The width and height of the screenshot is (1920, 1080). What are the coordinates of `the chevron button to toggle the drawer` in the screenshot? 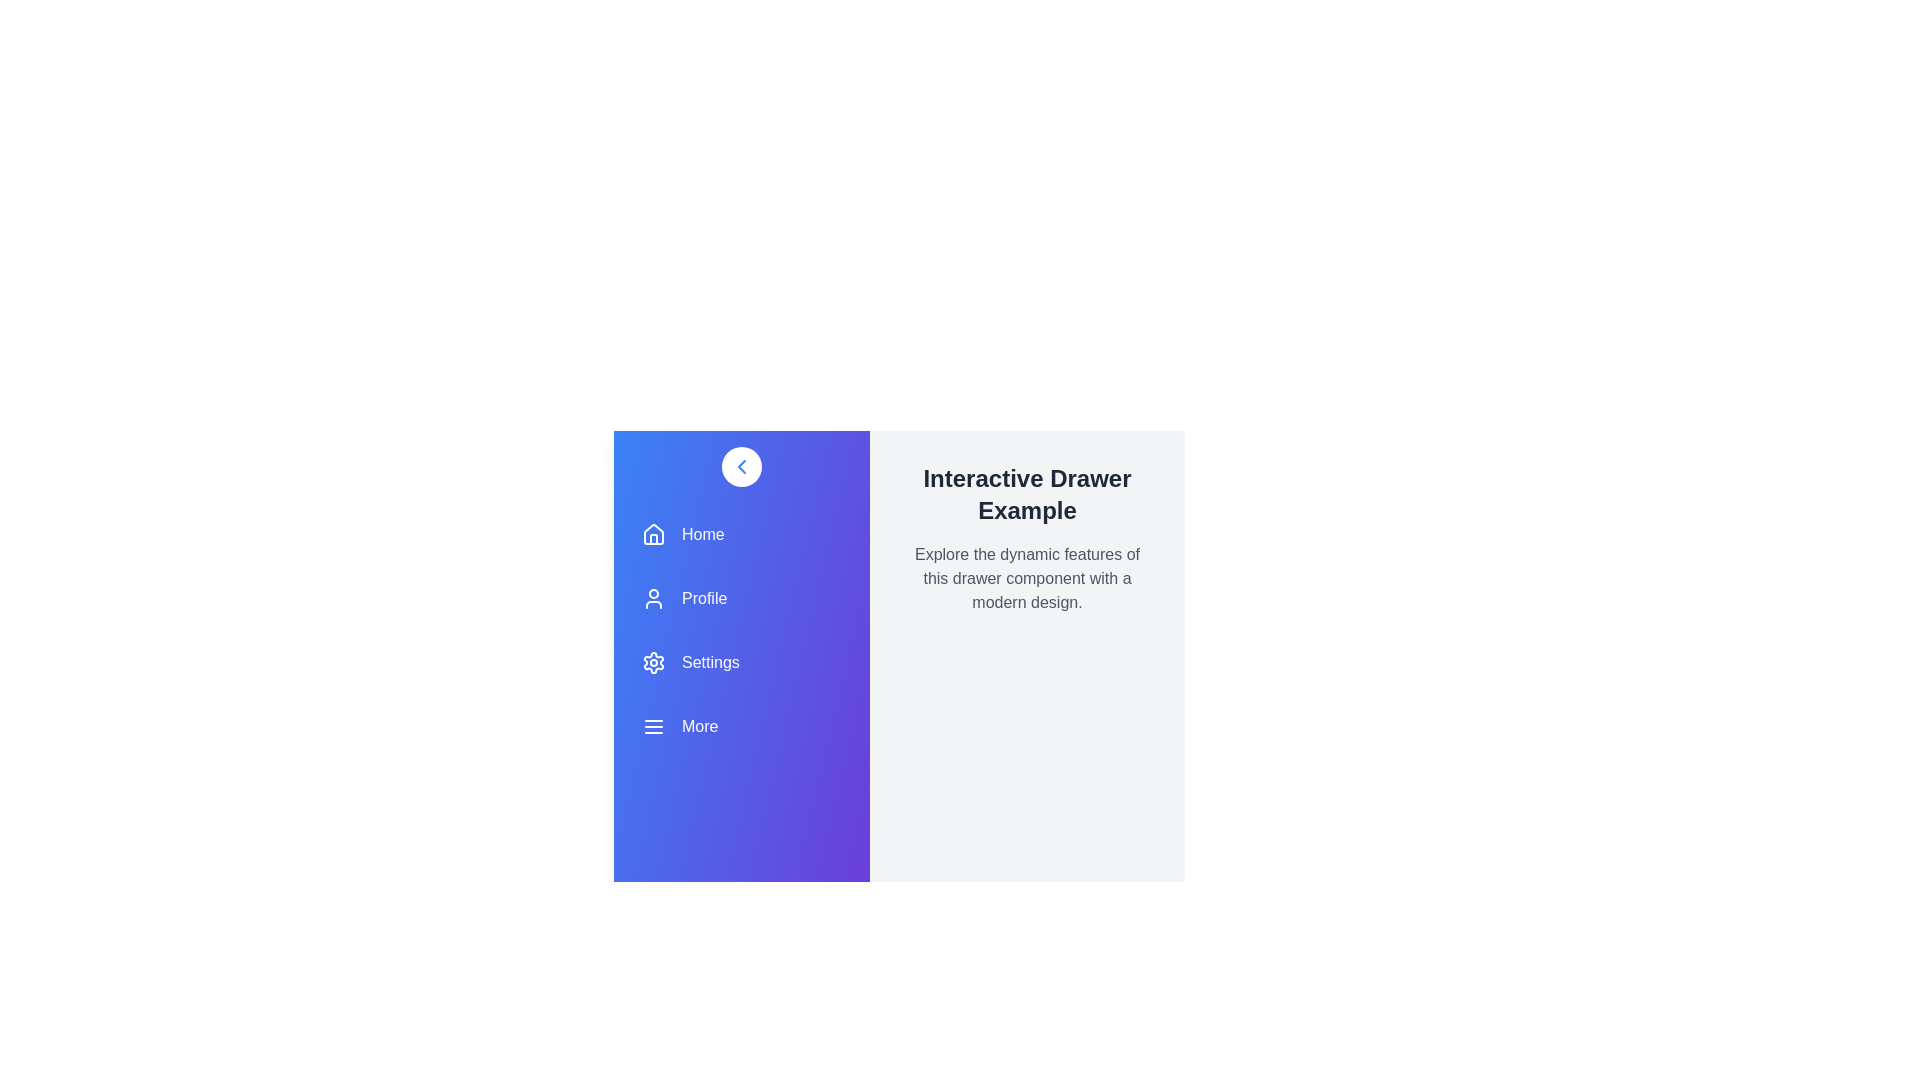 It's located at (741, 466).